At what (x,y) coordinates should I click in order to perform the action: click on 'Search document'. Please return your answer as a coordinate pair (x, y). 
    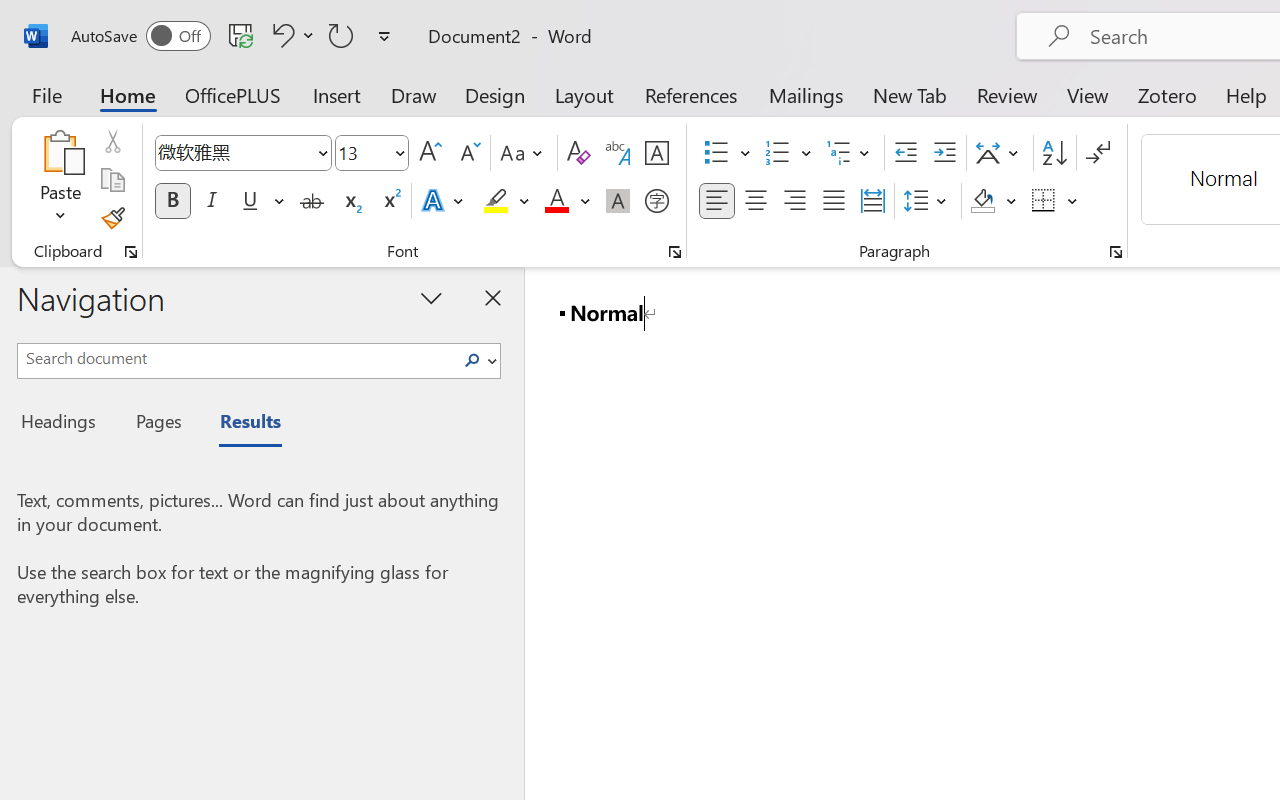
    Looking at the image, I should click on (237, 358).